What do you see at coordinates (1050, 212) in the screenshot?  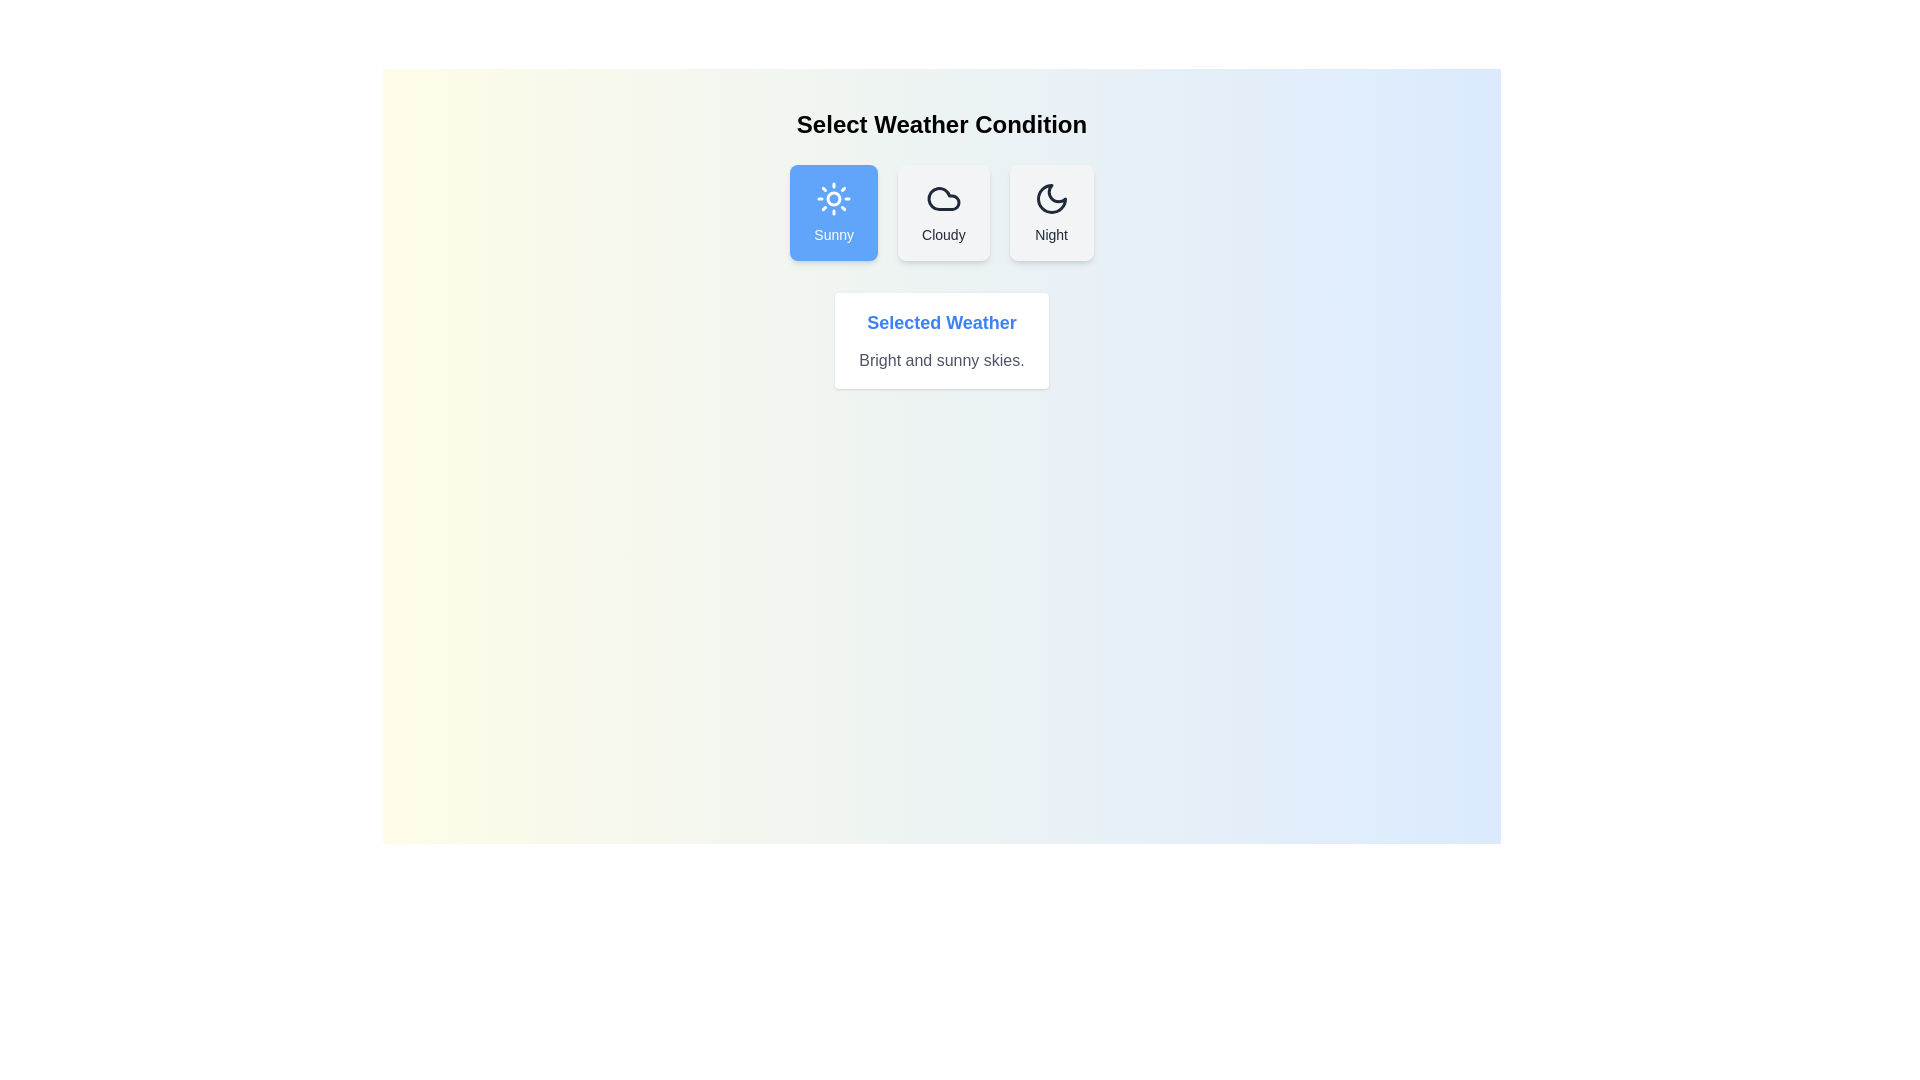 I see `the weather condition button corresponding to Night` at bounding box center [1050, 212].